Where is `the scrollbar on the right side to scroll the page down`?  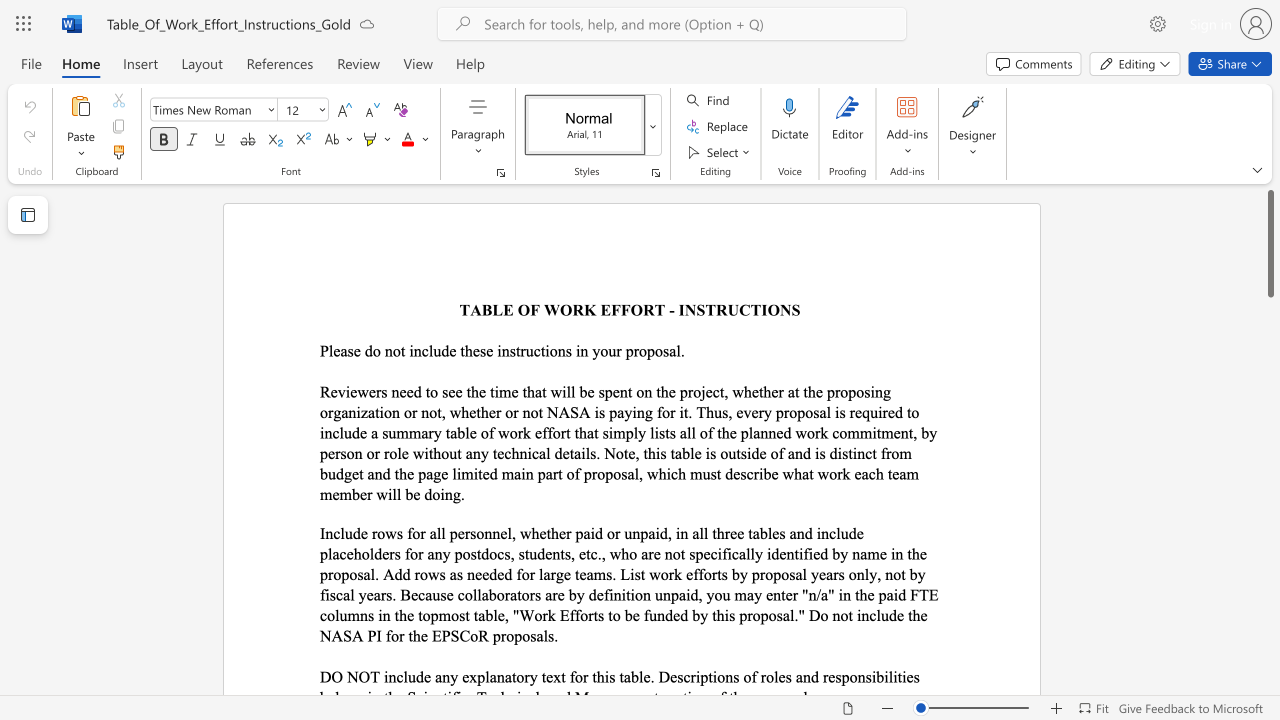 the scrollbar on the right side to scroll the page down is located at coordinates (1269, 678).